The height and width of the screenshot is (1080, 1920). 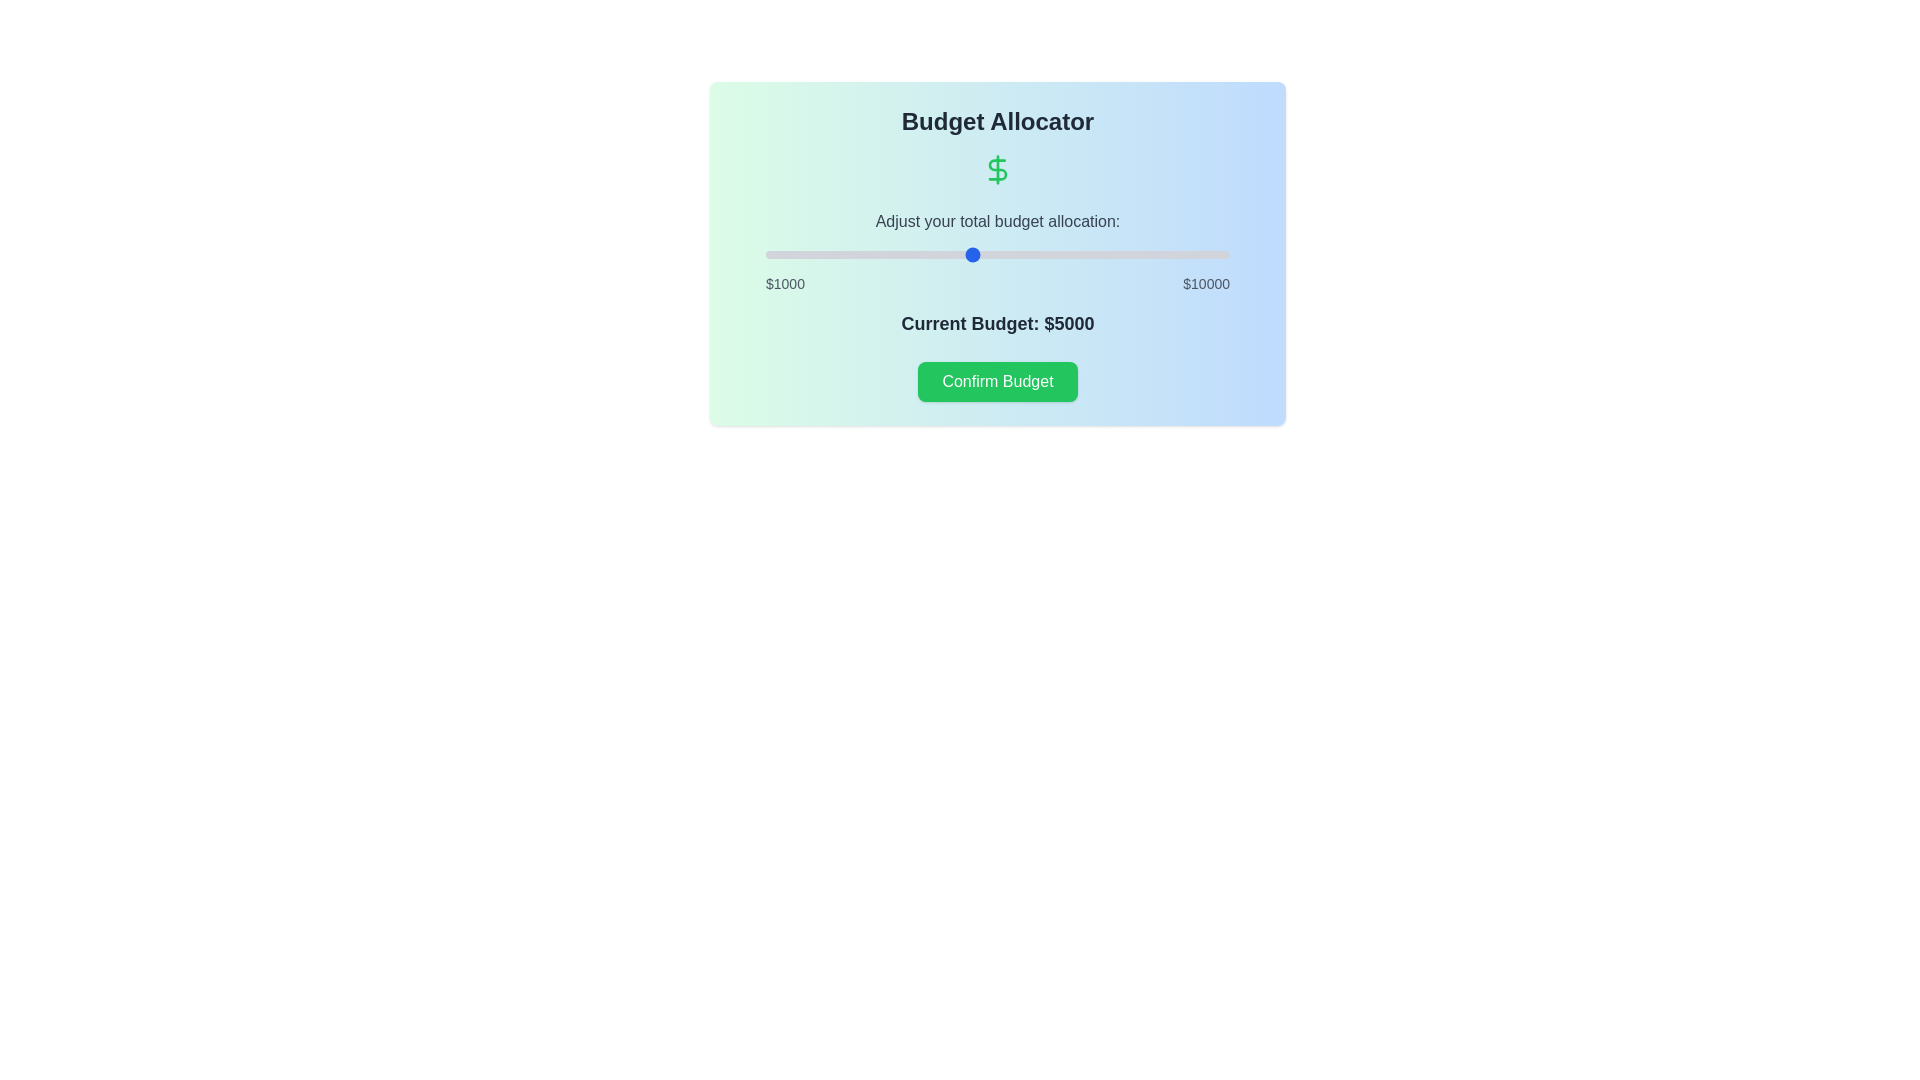 I want to click on the budget slider to set the budget to 5079 dollars, so click(x=976, y=253).